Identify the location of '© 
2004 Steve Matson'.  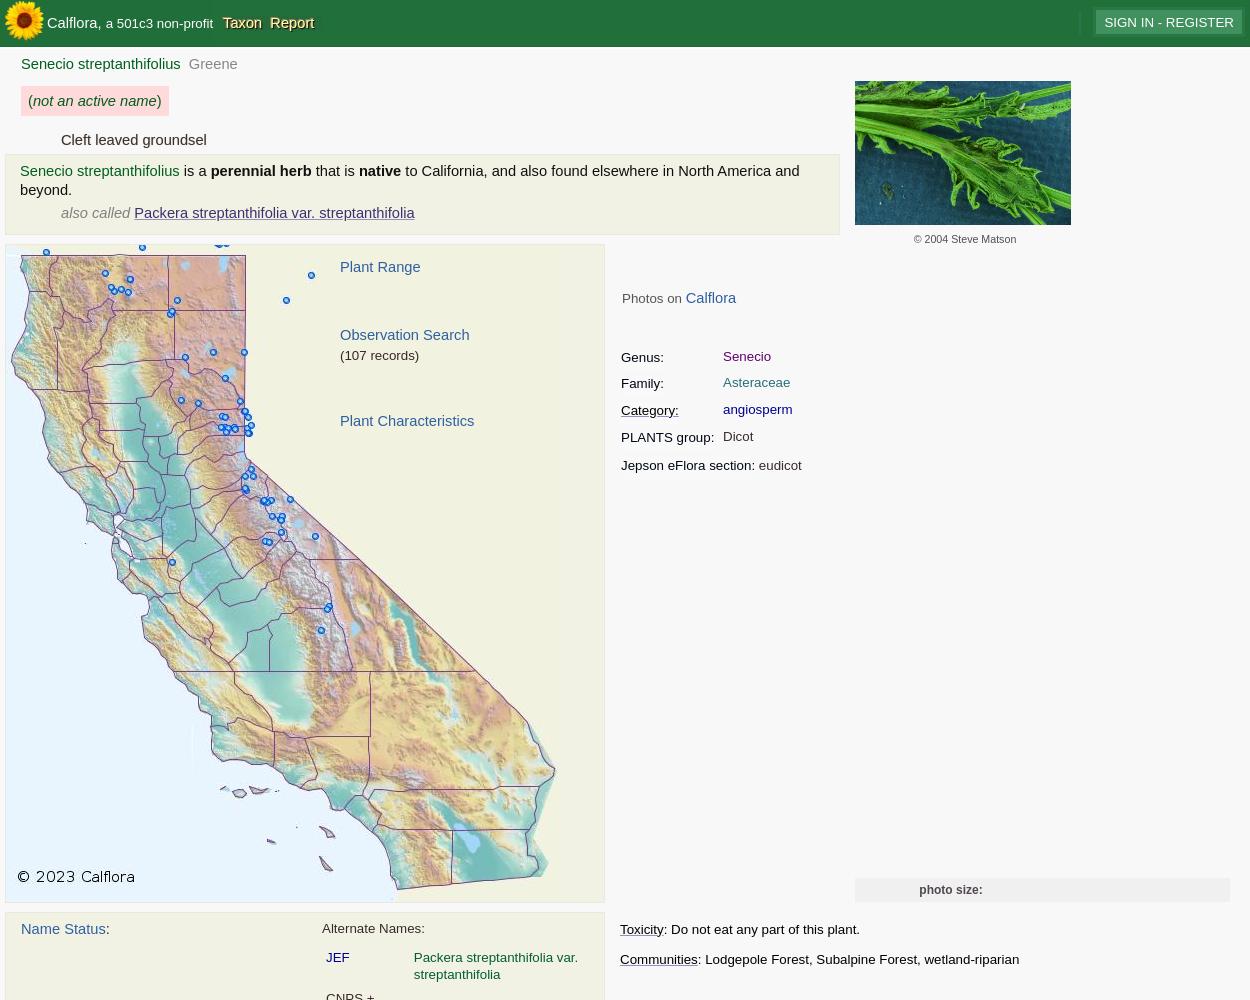
(963, 238).